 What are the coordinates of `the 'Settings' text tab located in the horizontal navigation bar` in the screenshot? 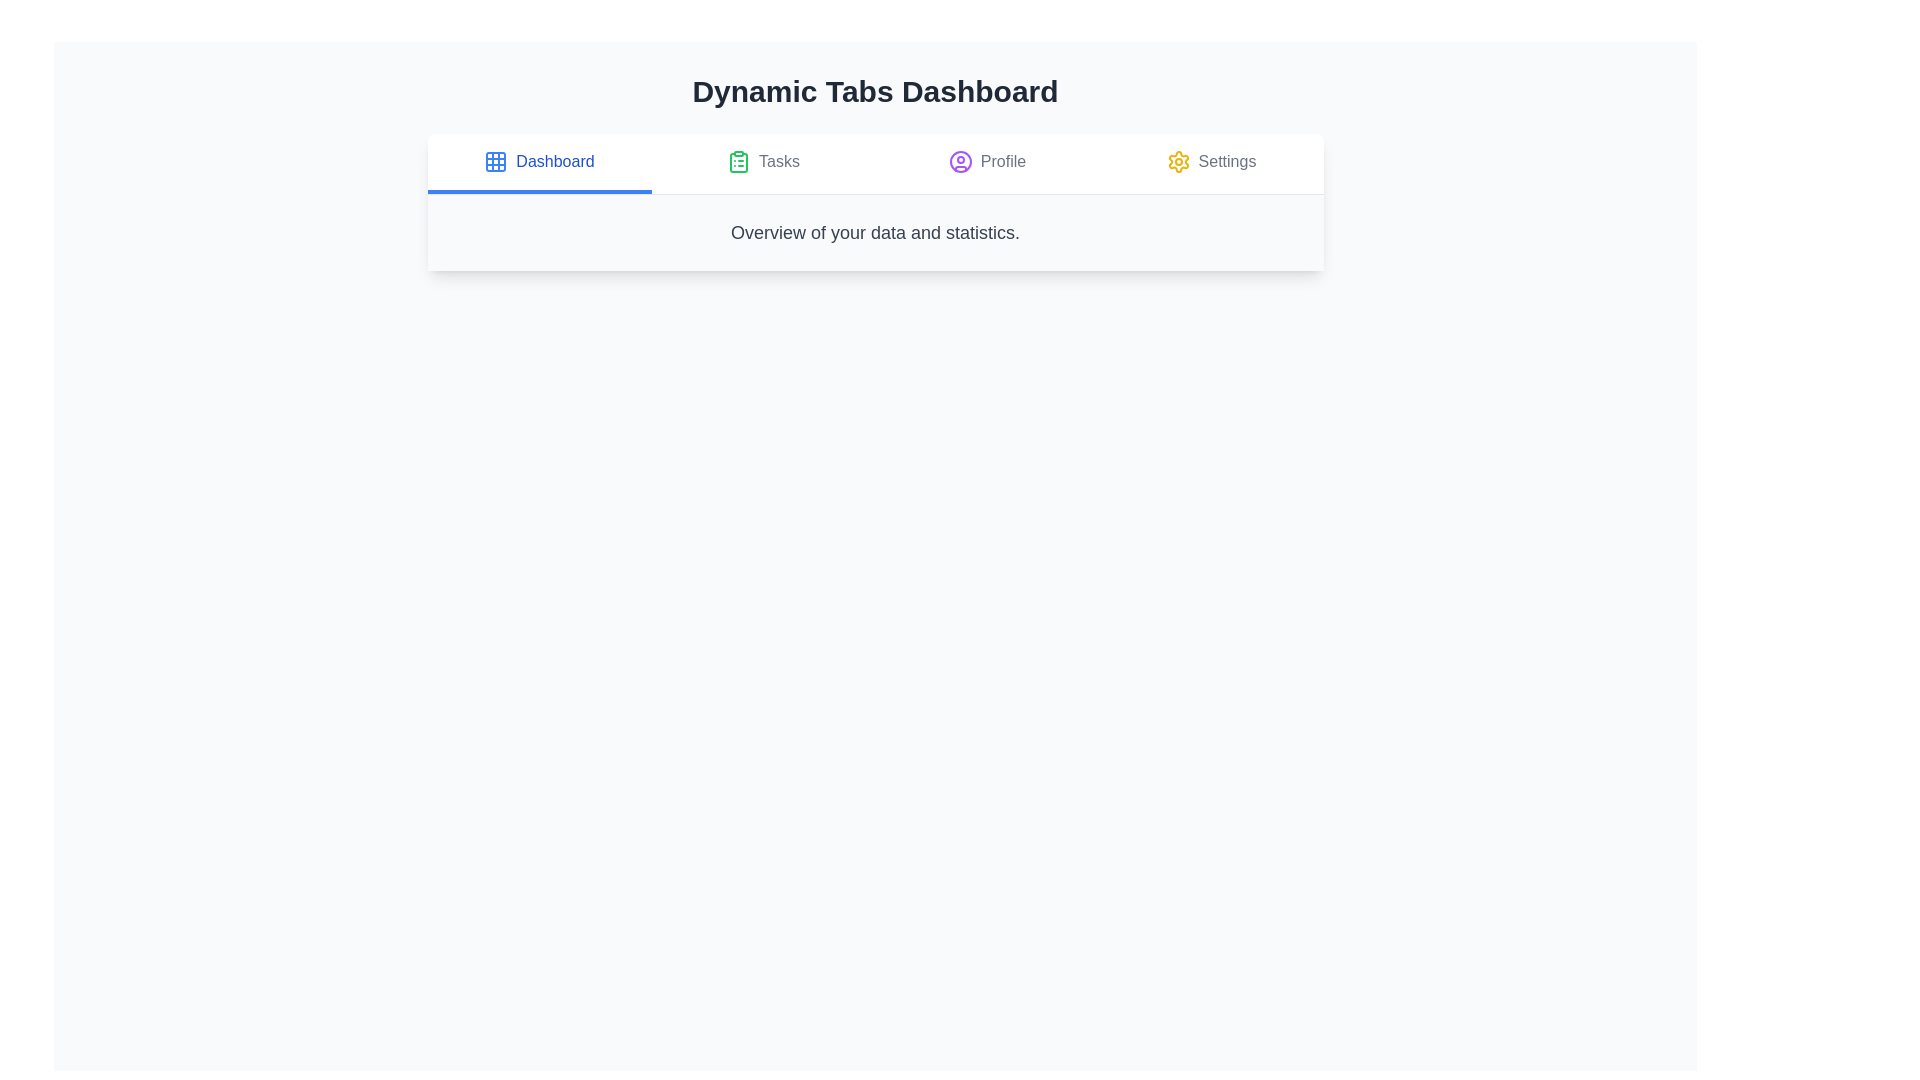 It's located at (1226, 161).